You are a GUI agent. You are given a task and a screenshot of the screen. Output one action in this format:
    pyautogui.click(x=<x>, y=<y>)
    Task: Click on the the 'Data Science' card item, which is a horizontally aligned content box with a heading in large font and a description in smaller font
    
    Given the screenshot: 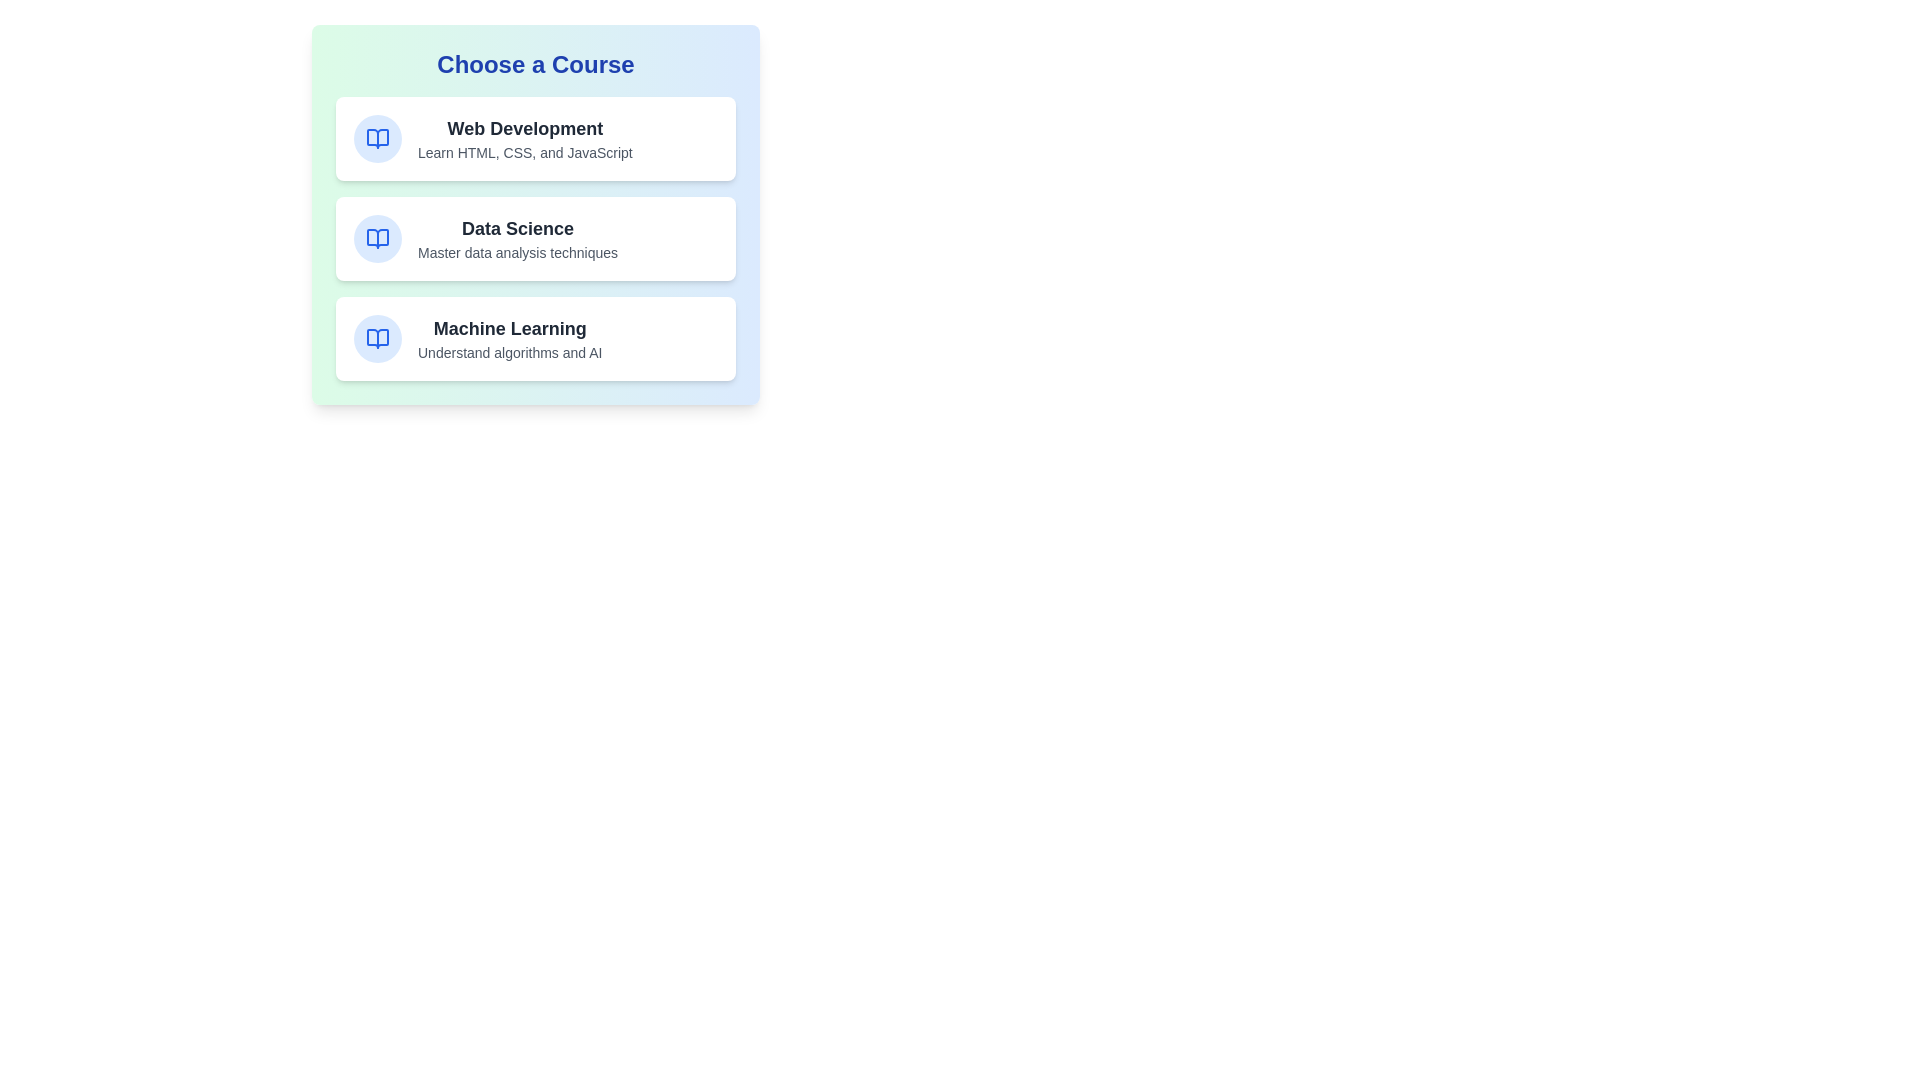 What is the action you would take?
    pyautogui.click(x=536, y=215)
    